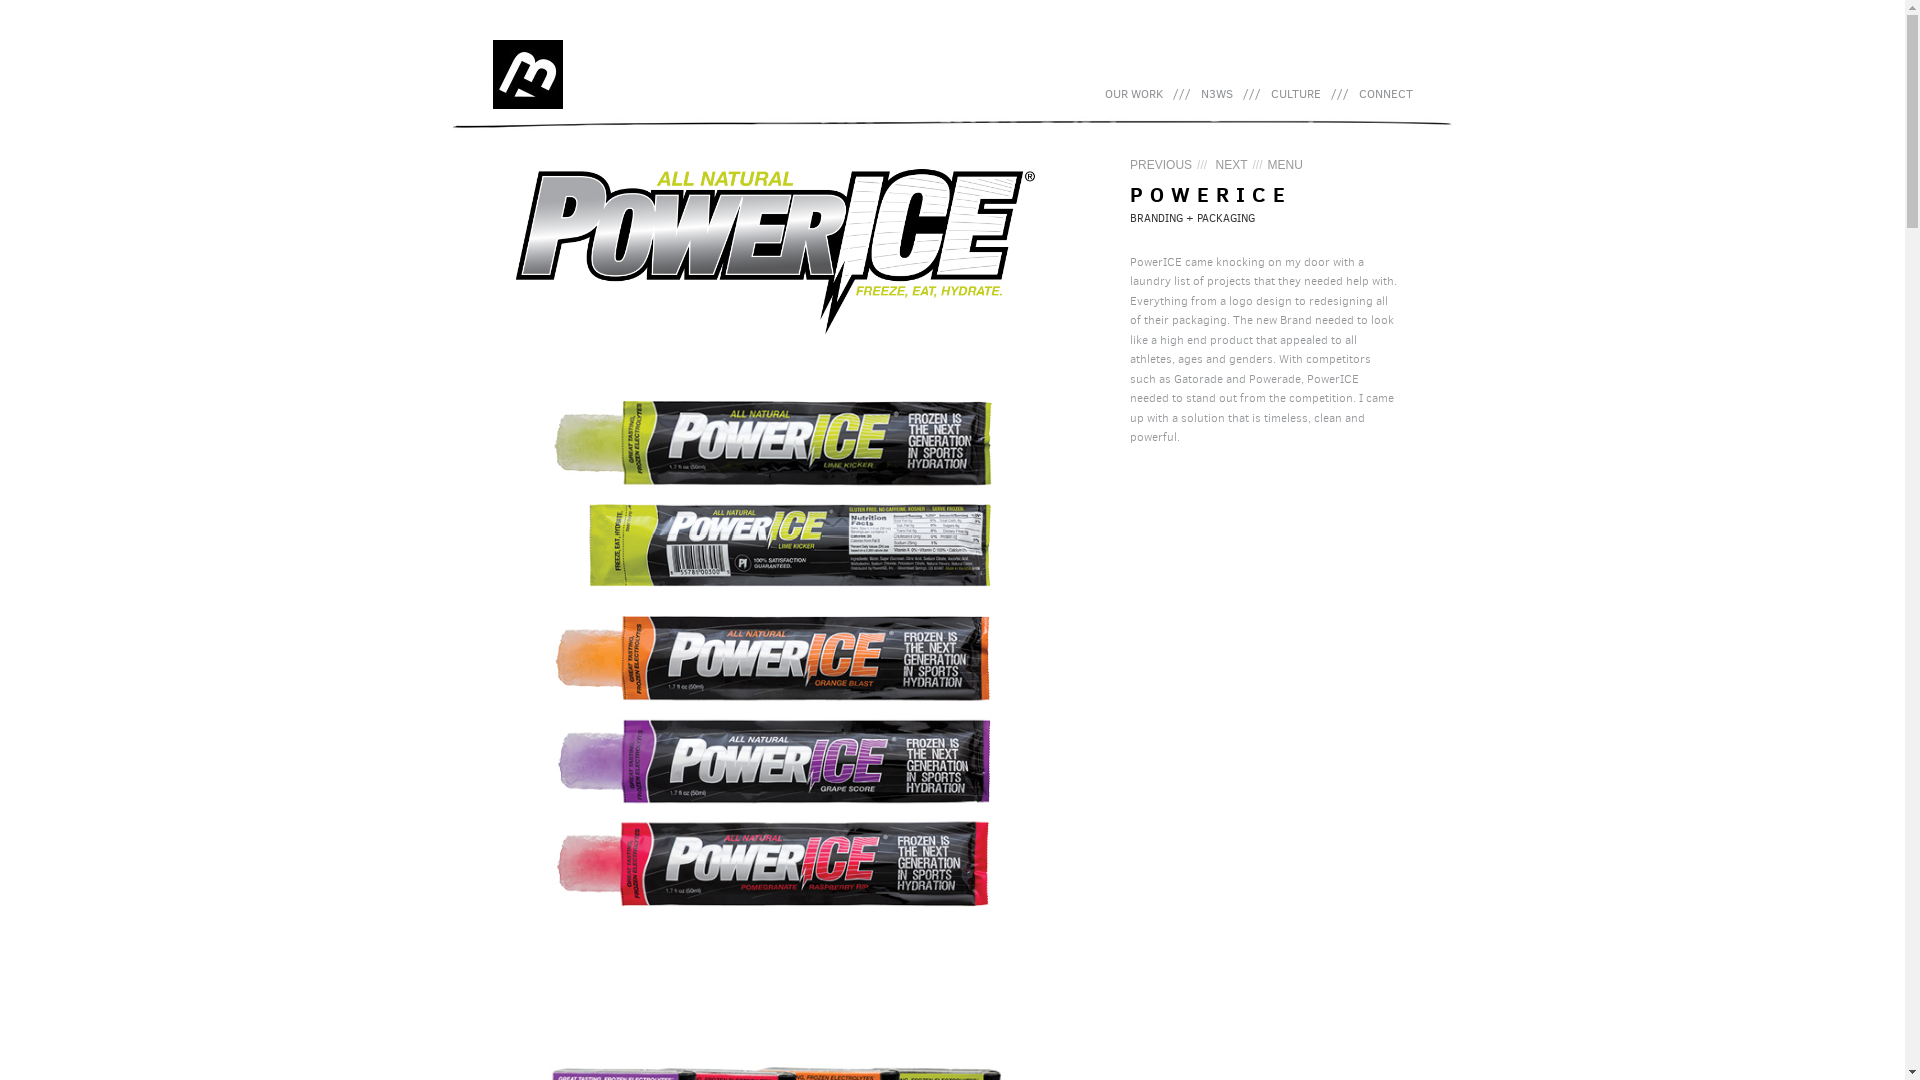 The image size is (1920, 1080). I want to click on 'PREVIOUS', so click(1161, 164).